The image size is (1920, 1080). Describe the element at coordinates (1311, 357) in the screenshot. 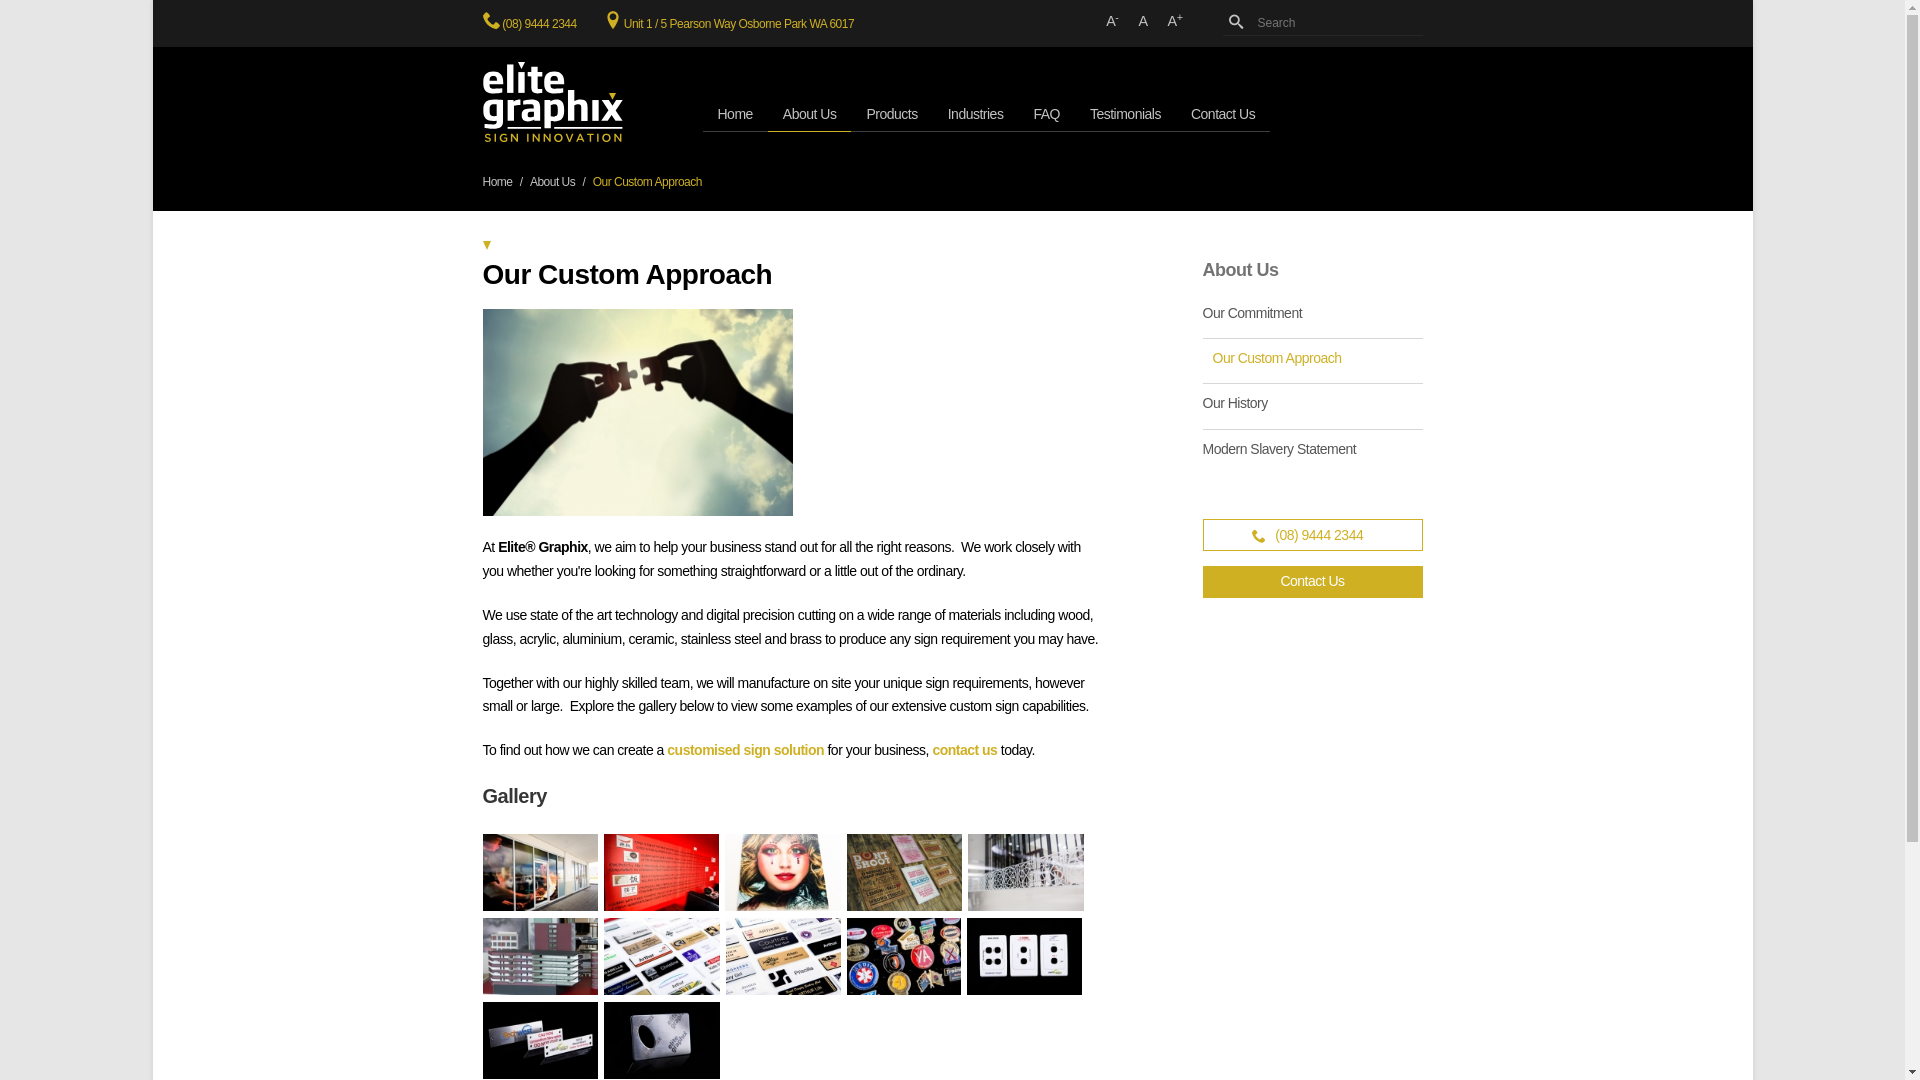

I see `'Our Custom Approach'` at that location.